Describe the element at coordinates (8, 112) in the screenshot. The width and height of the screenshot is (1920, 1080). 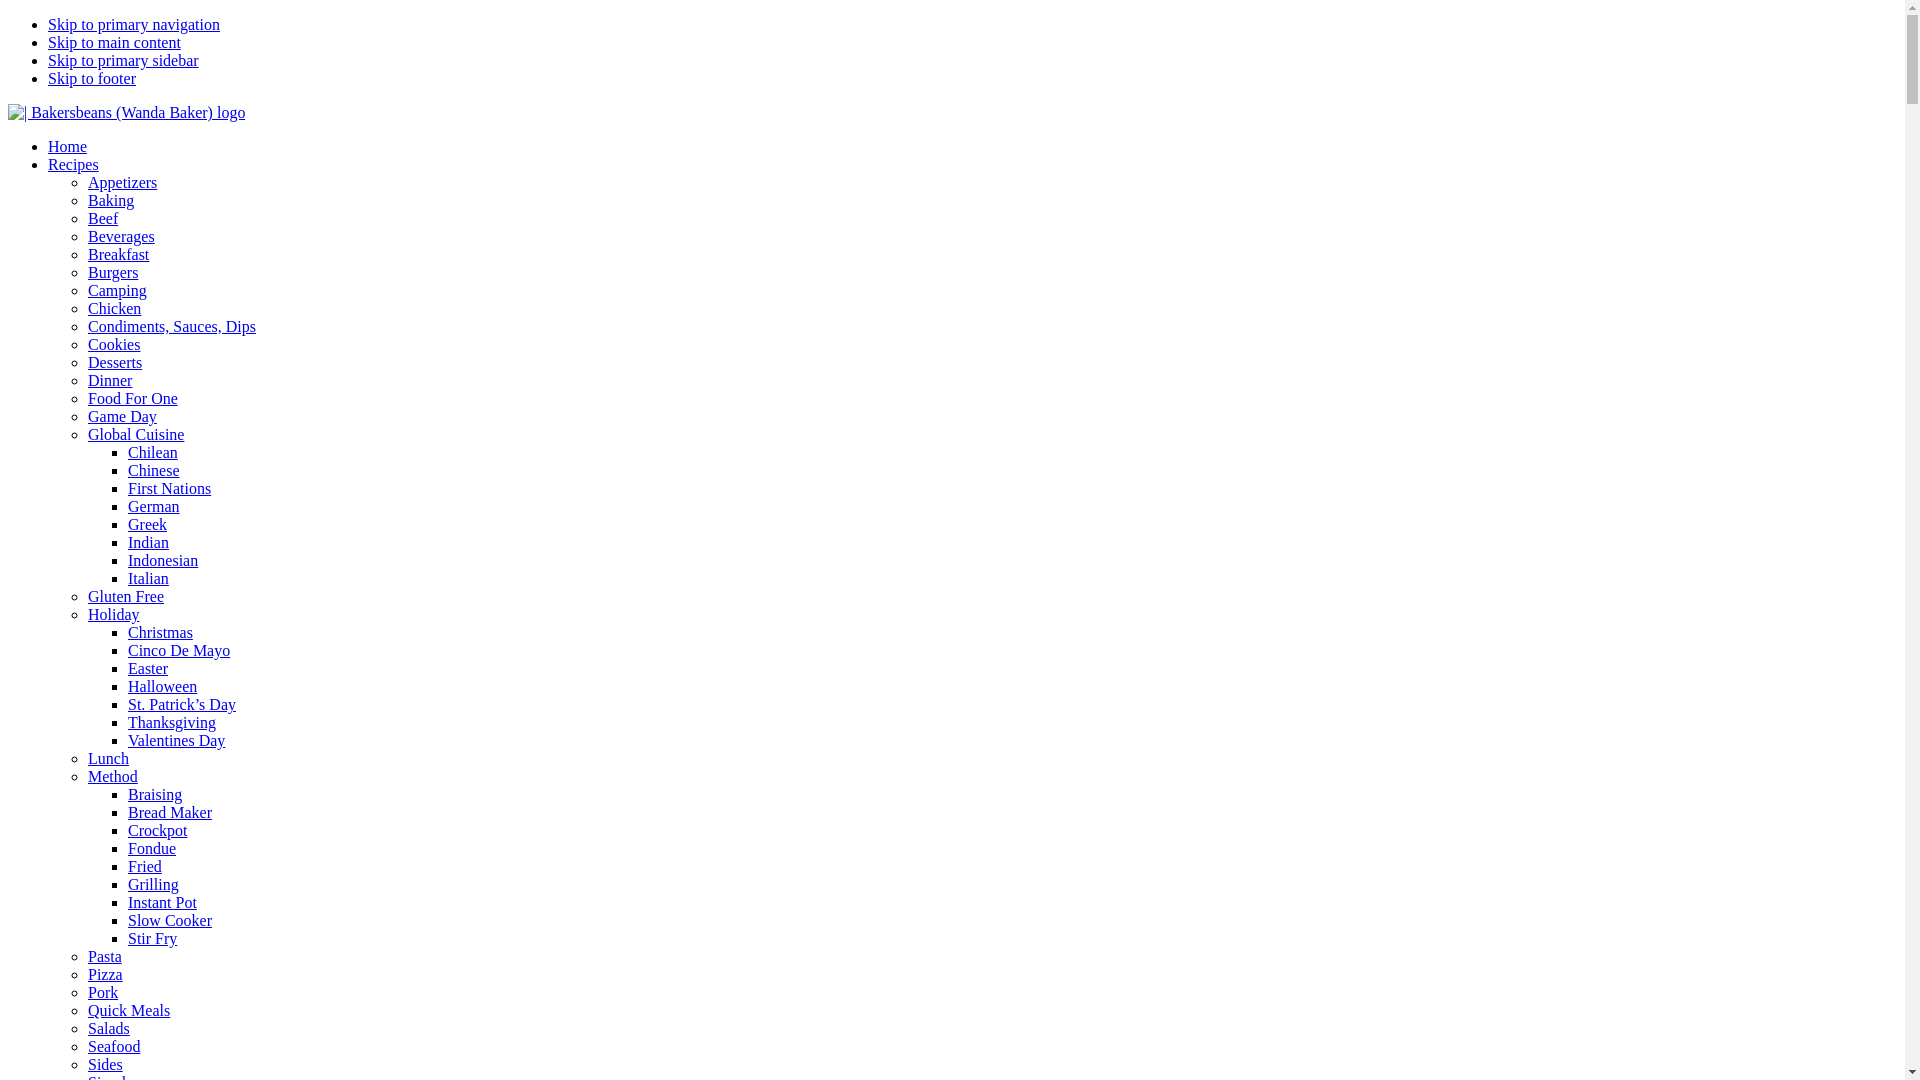
I see `'| Bakersbeans (Wanda Baker)'` at that location.